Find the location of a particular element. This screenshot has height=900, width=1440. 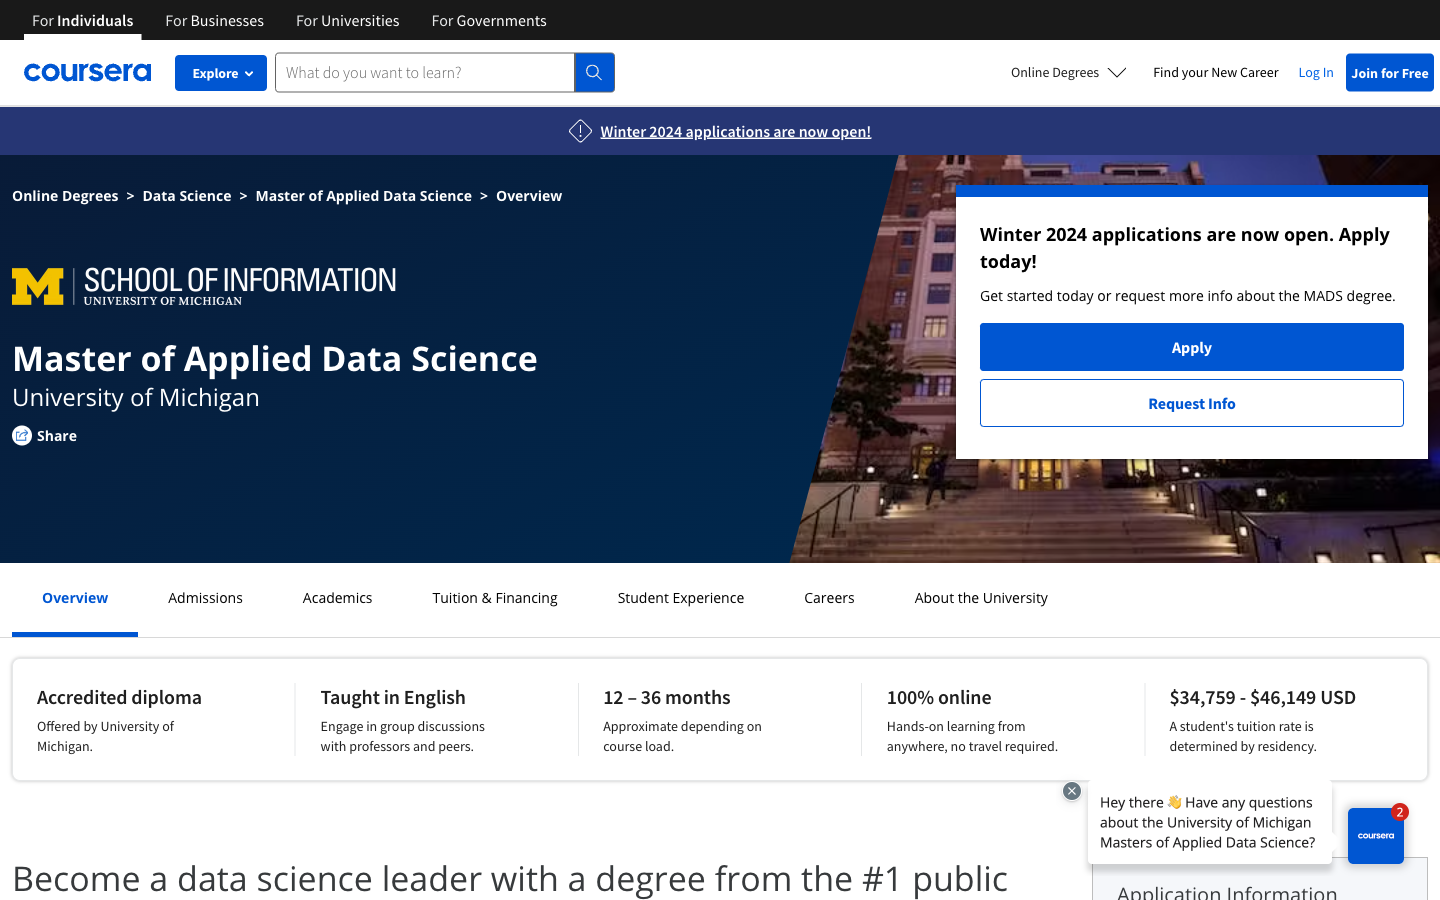

Register for the class is located at coordinates (205, 597).